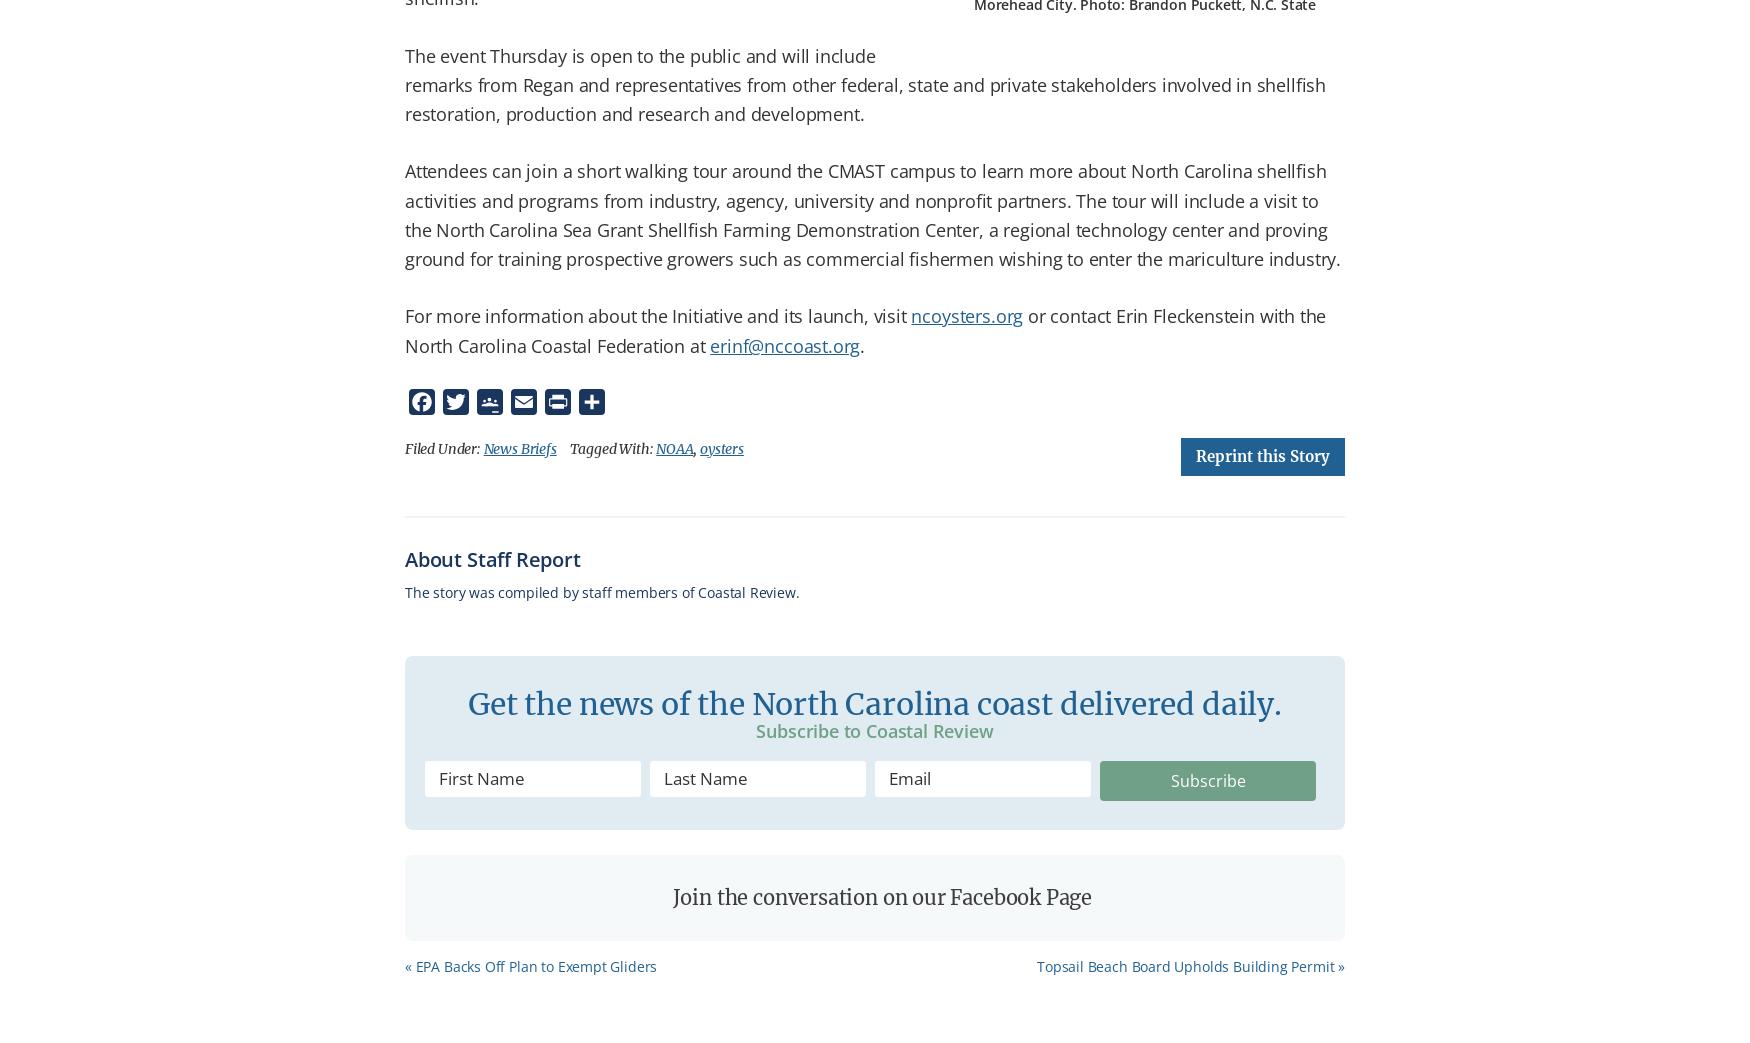  I want to click on 'erinf@nccoast.org', so click(784, 344).